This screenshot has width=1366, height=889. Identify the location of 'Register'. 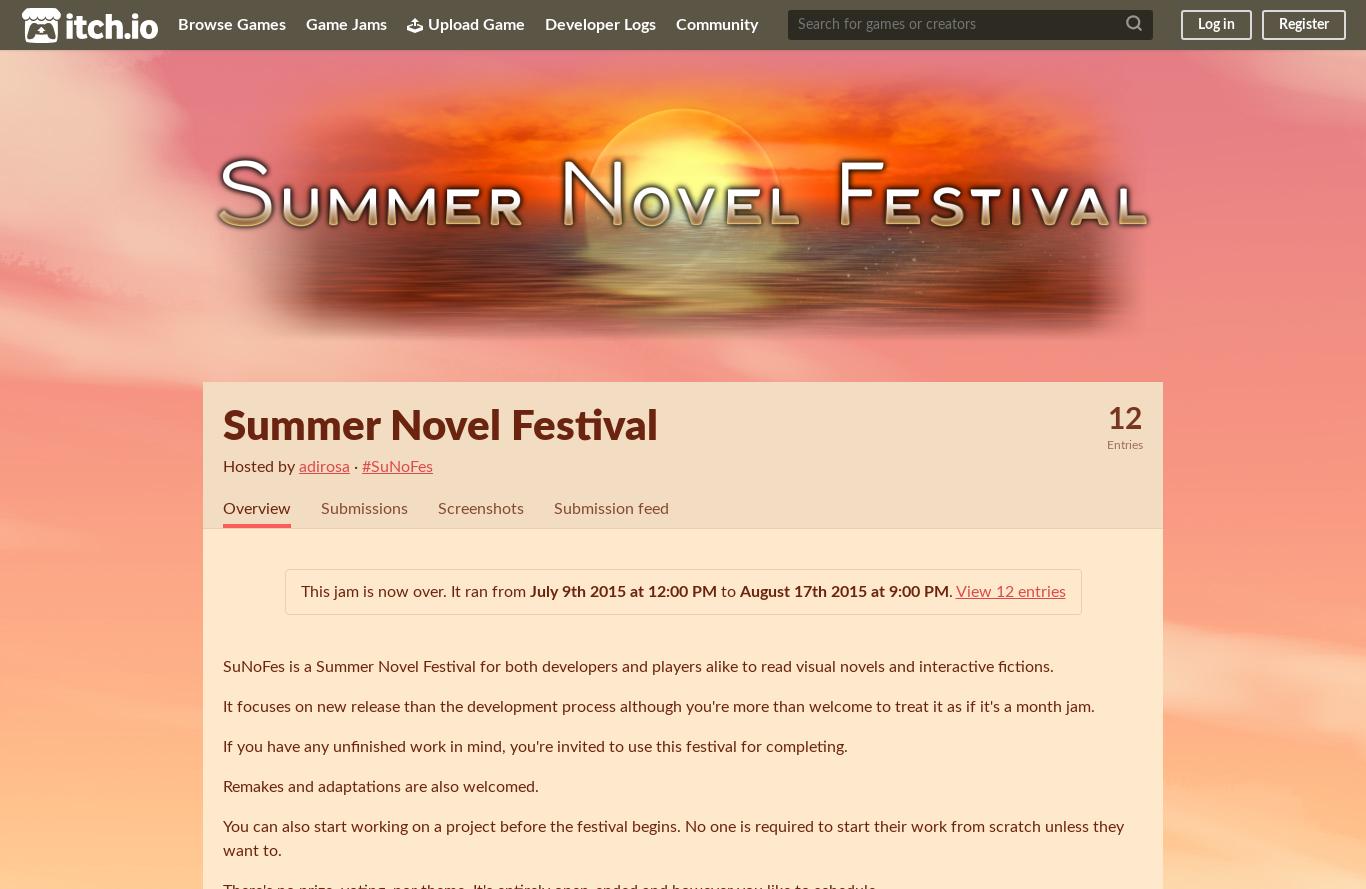
(1302, 24).